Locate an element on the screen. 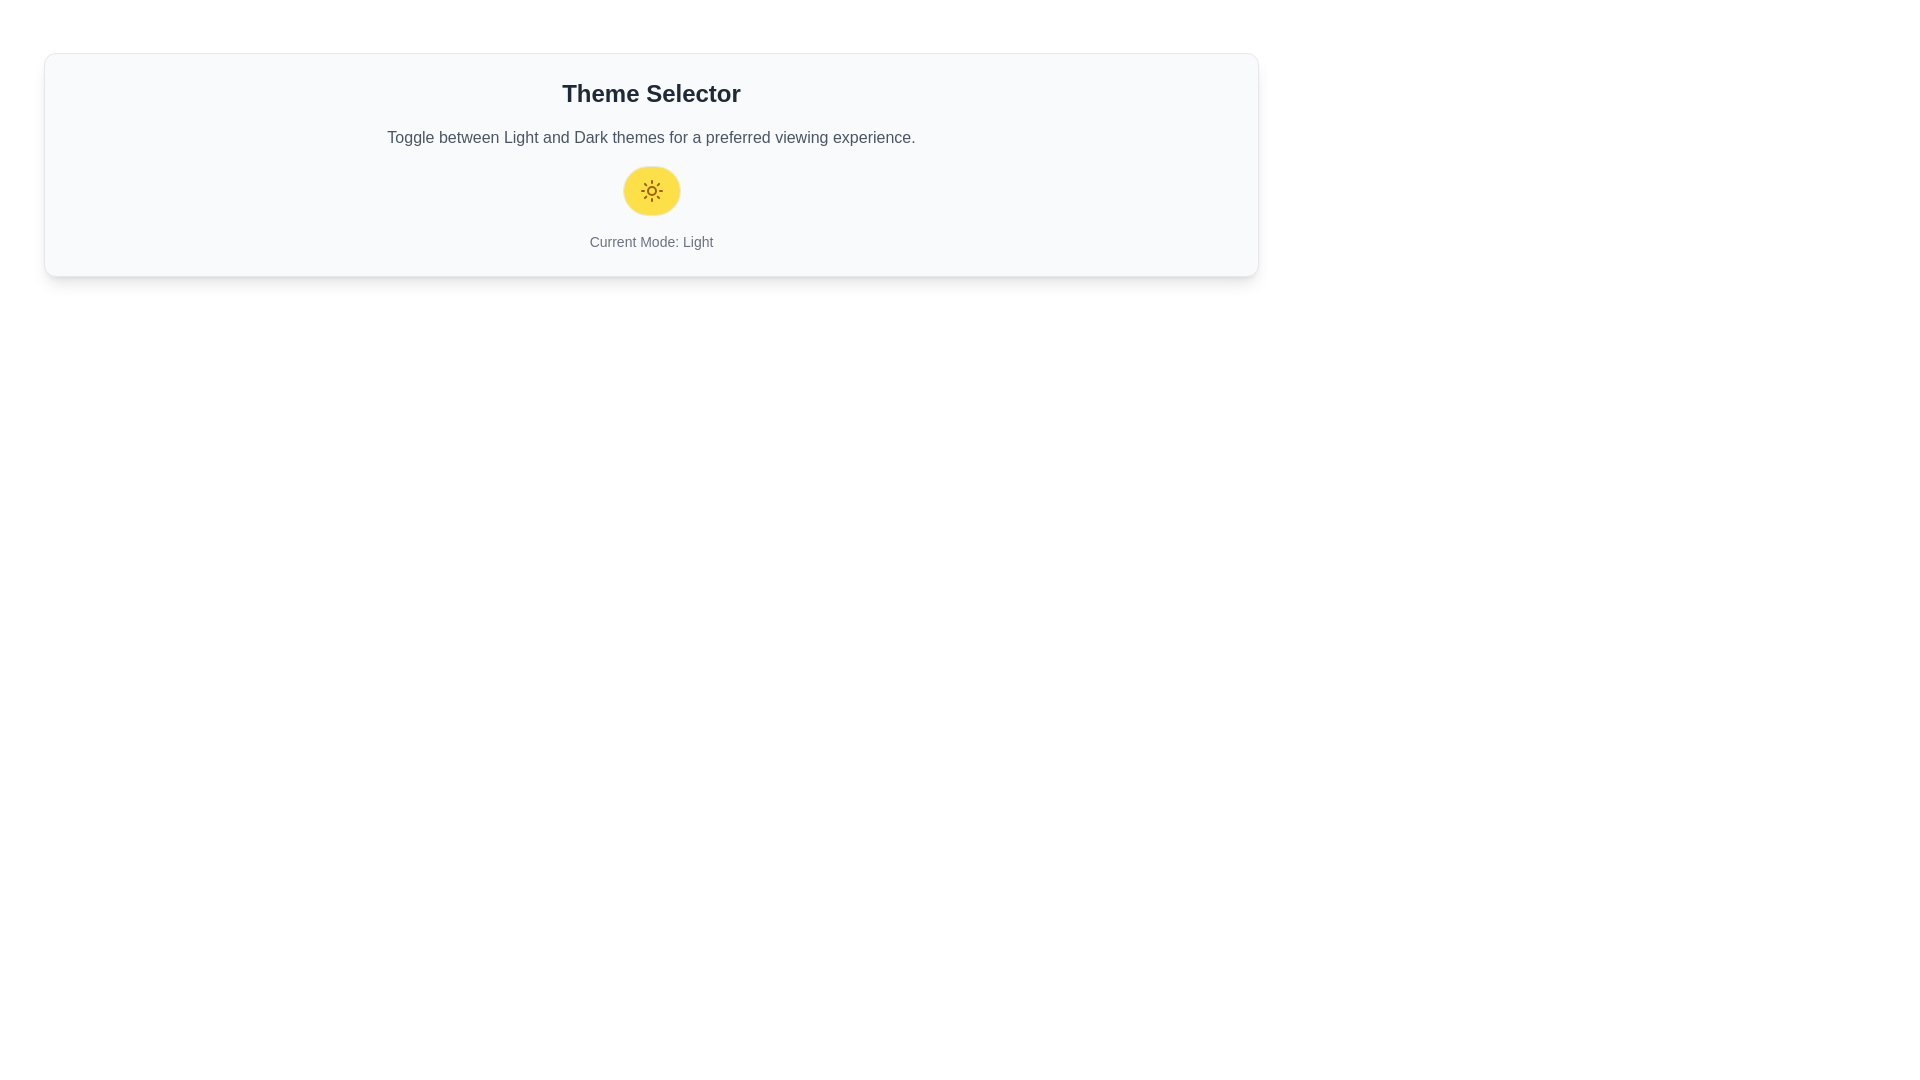 This screenshot has width=1920, height=1080. the circular button with a bright yellow background and a sun icon at its center is located at coordinates (651, 191).